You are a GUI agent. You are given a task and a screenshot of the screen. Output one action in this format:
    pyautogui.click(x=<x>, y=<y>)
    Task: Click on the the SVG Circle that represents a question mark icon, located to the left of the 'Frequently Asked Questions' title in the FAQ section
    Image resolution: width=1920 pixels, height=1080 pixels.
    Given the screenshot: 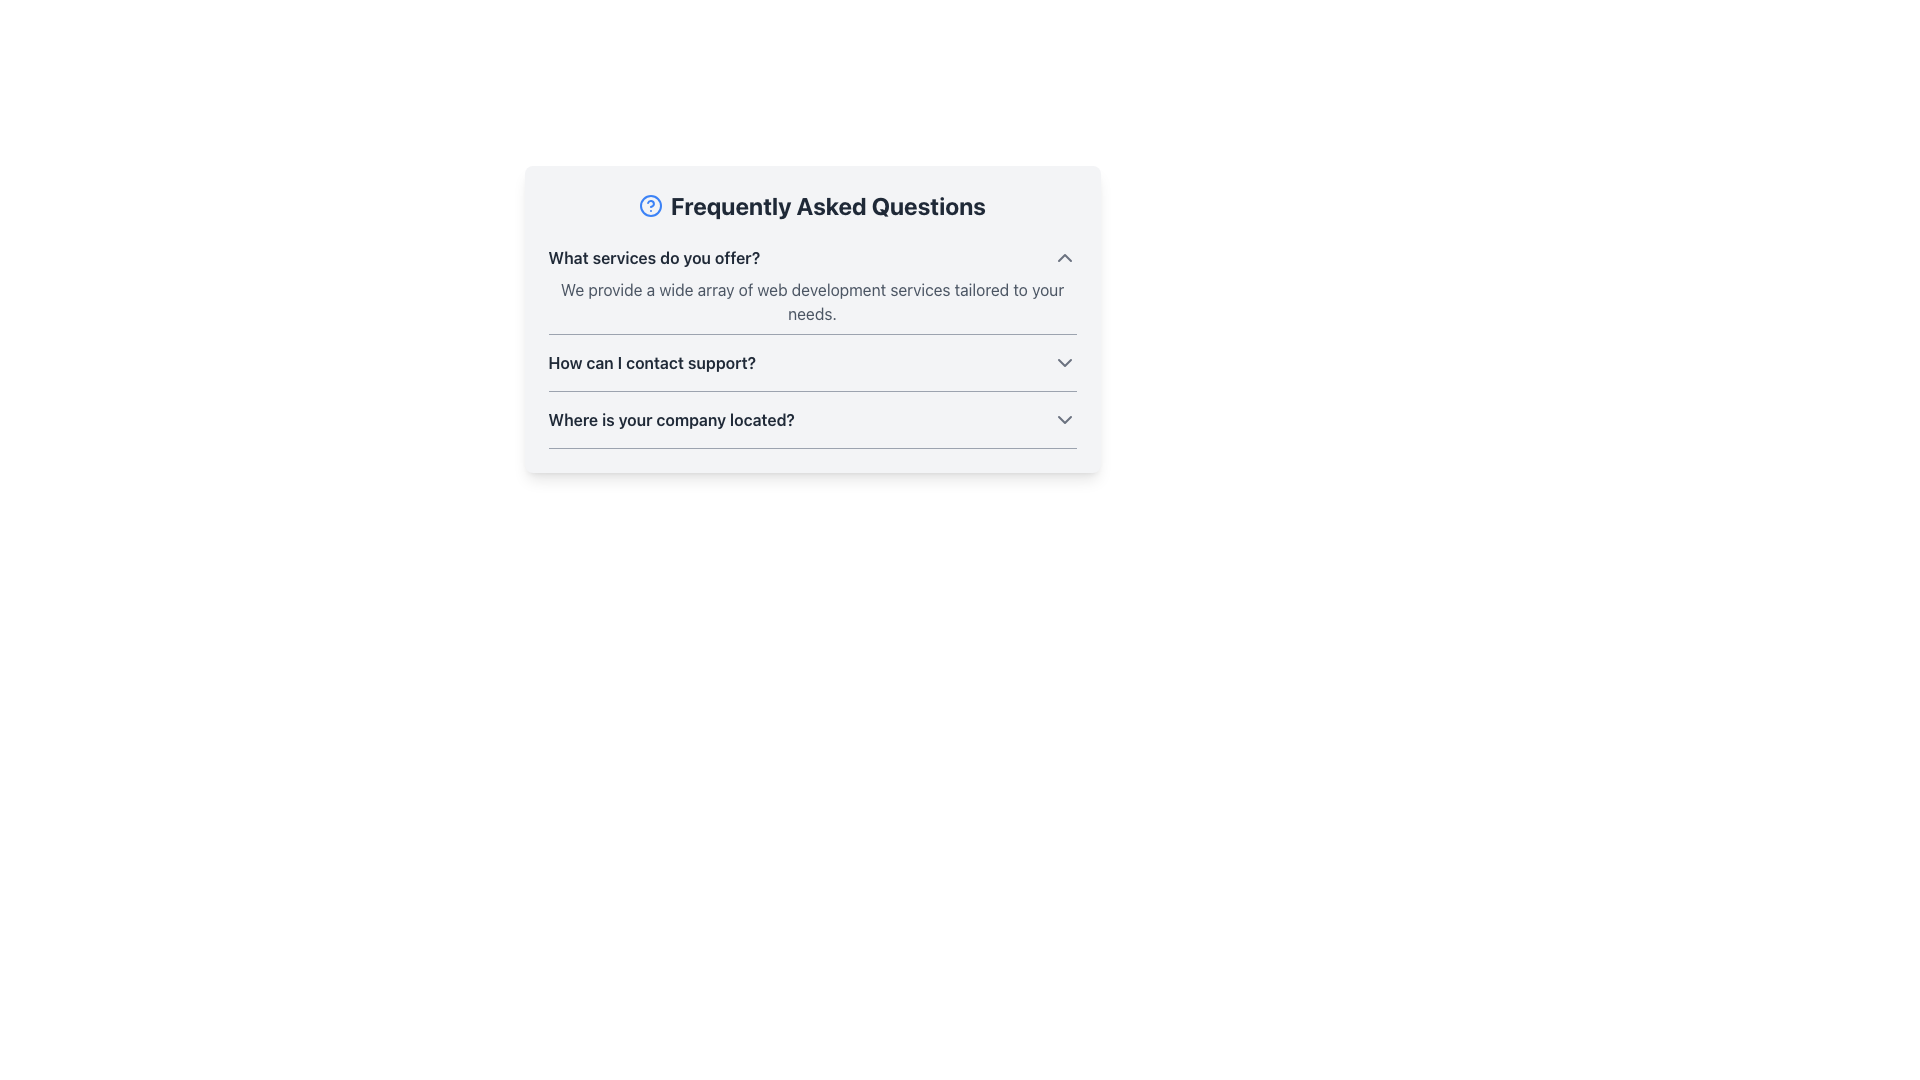 What is the action you would take?
    pyautogui.click(x=651, y=205)
    